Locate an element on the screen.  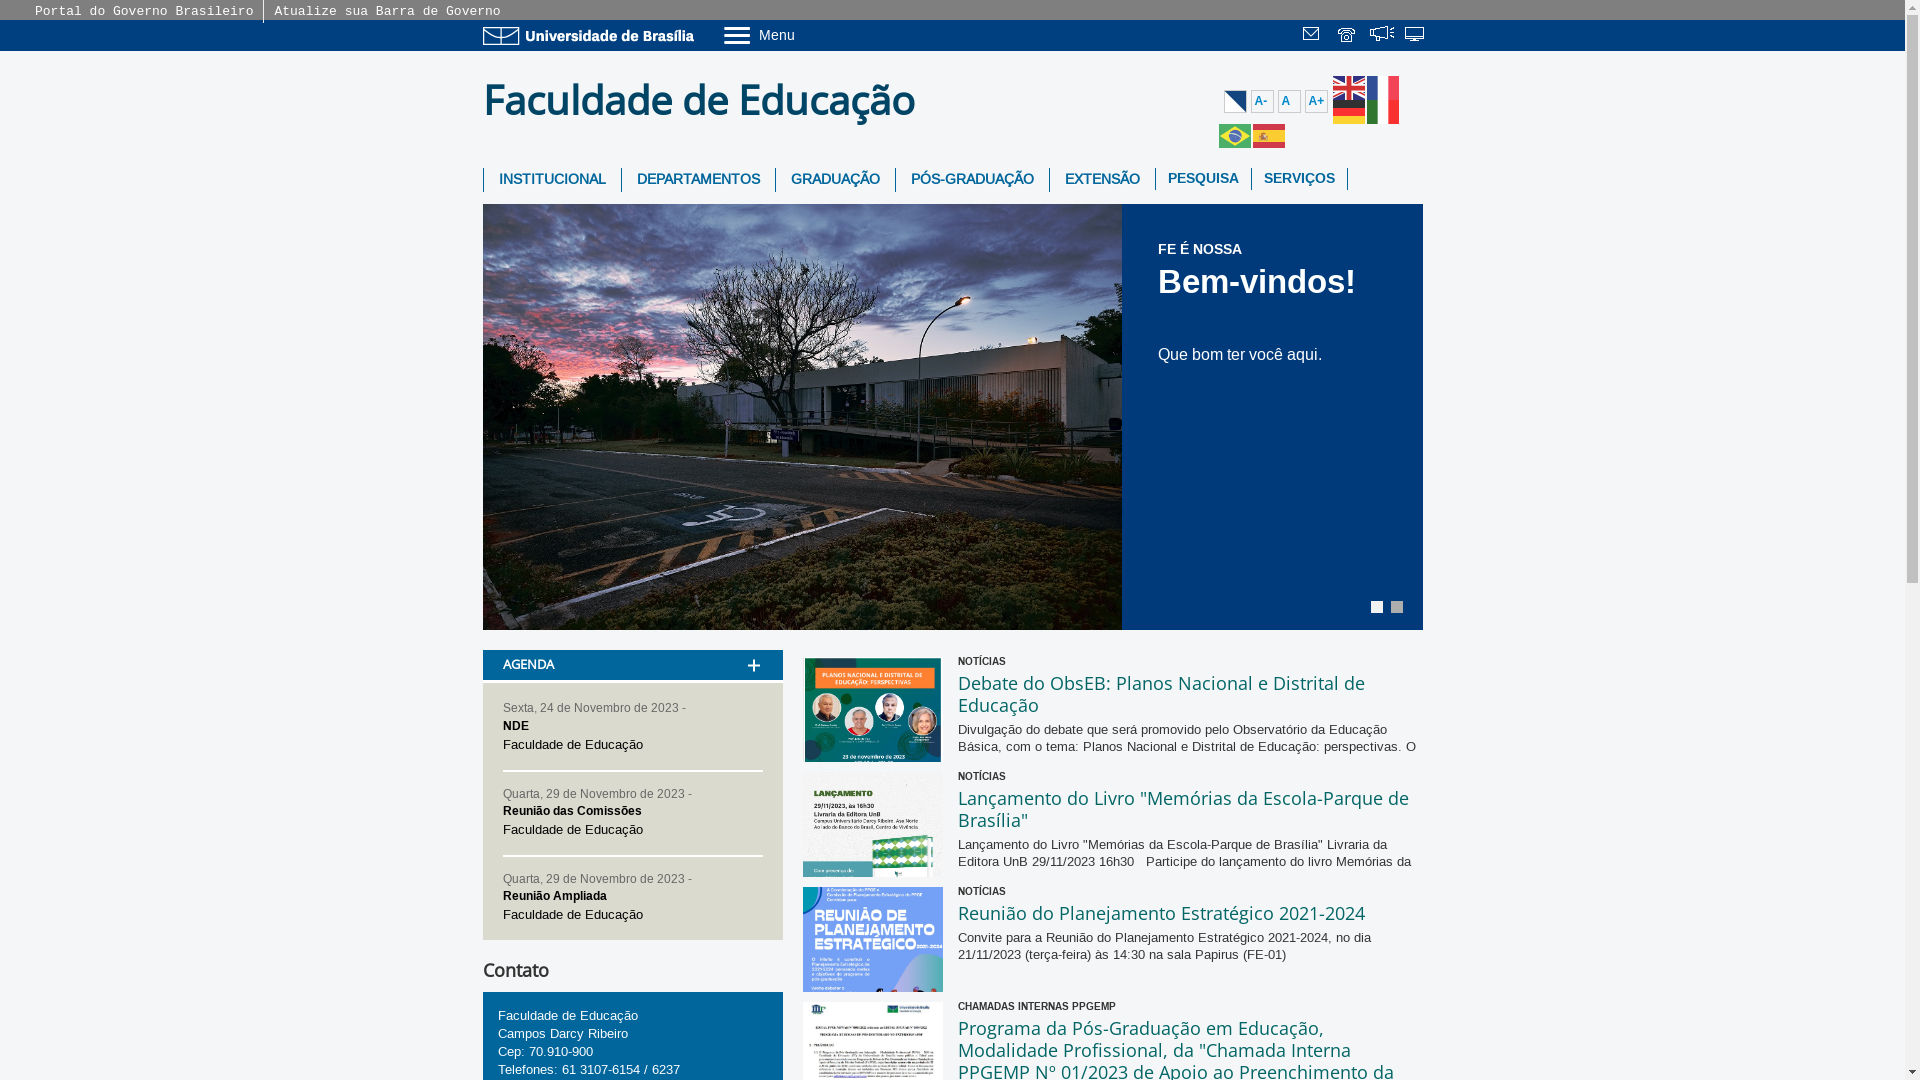
'Webmail' is located at coordinates (1314, 36).